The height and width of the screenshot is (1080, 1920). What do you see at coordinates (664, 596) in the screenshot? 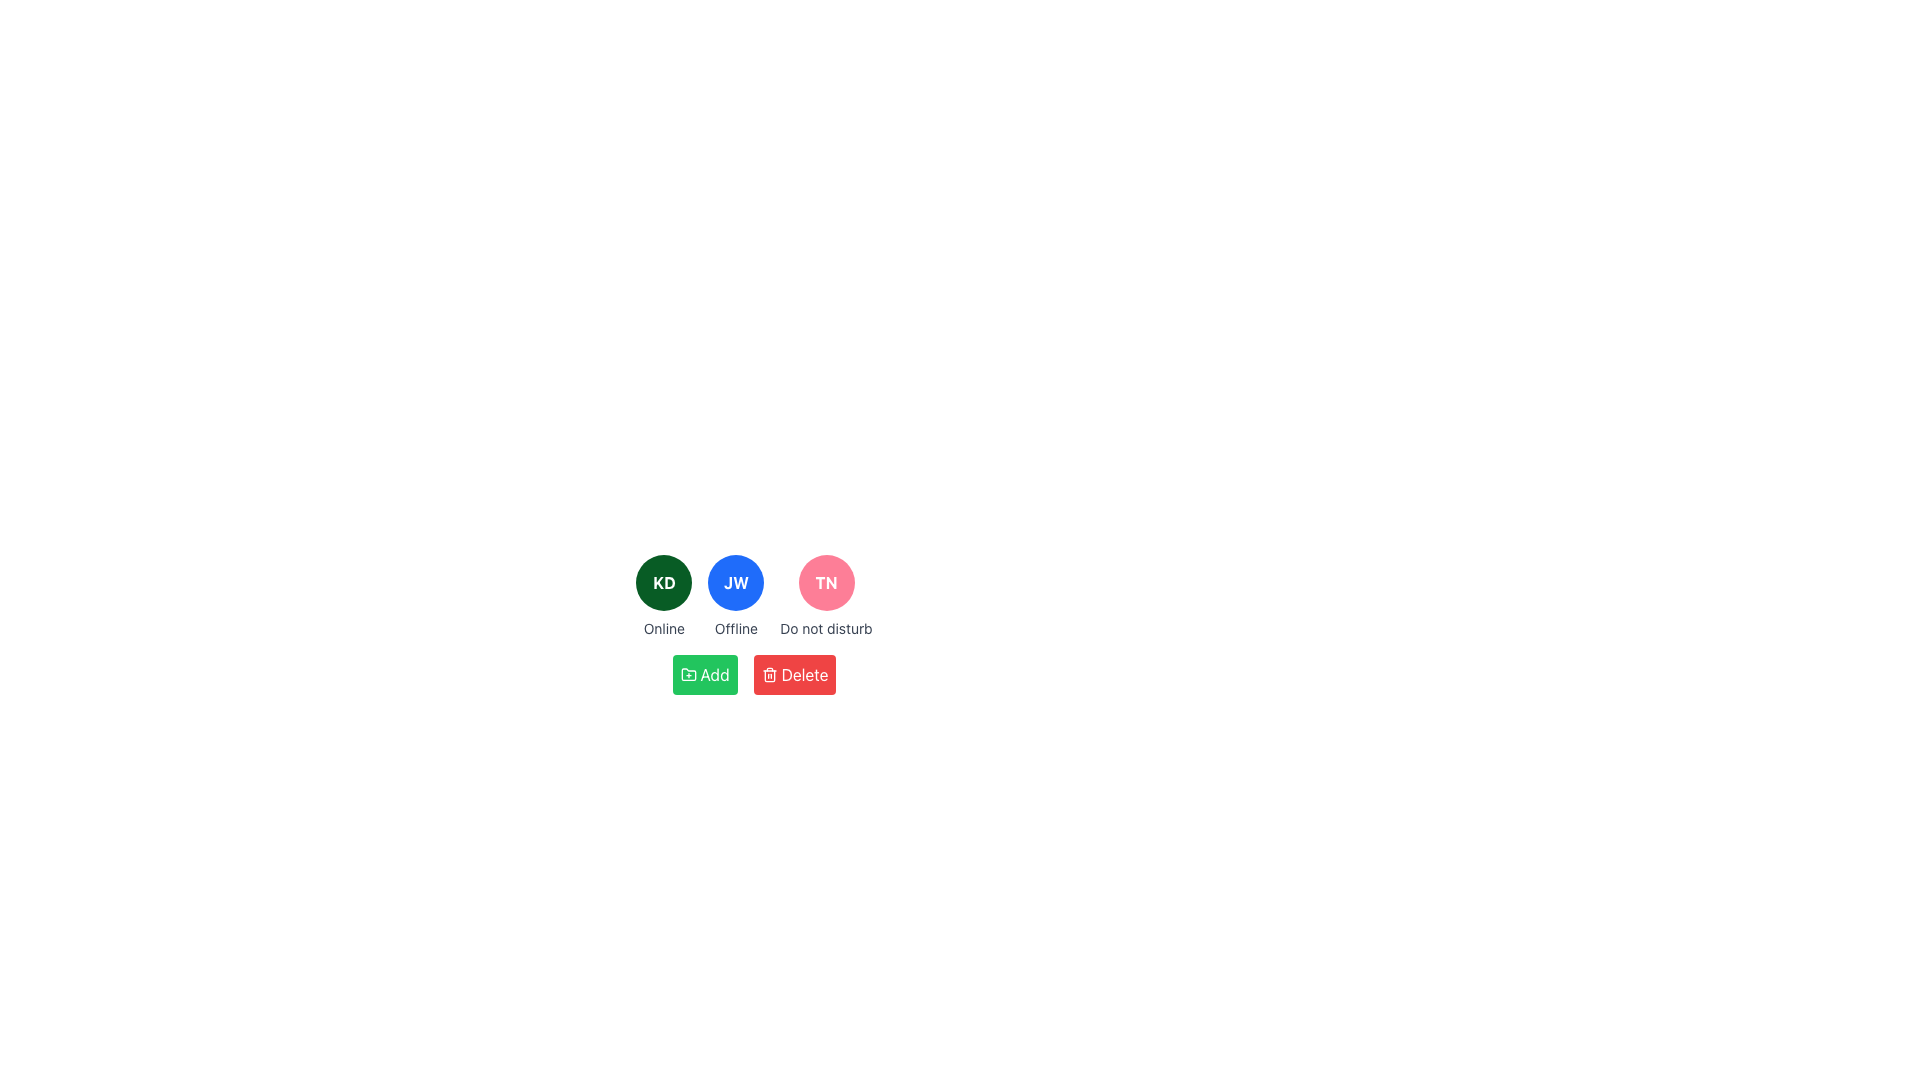
I see `the composite element consisting of an avatar with initials 'KD' in a circular icon and the text label 'Online' below it, located in the upper-middle section of the interface` at bounding box center [664, 596].